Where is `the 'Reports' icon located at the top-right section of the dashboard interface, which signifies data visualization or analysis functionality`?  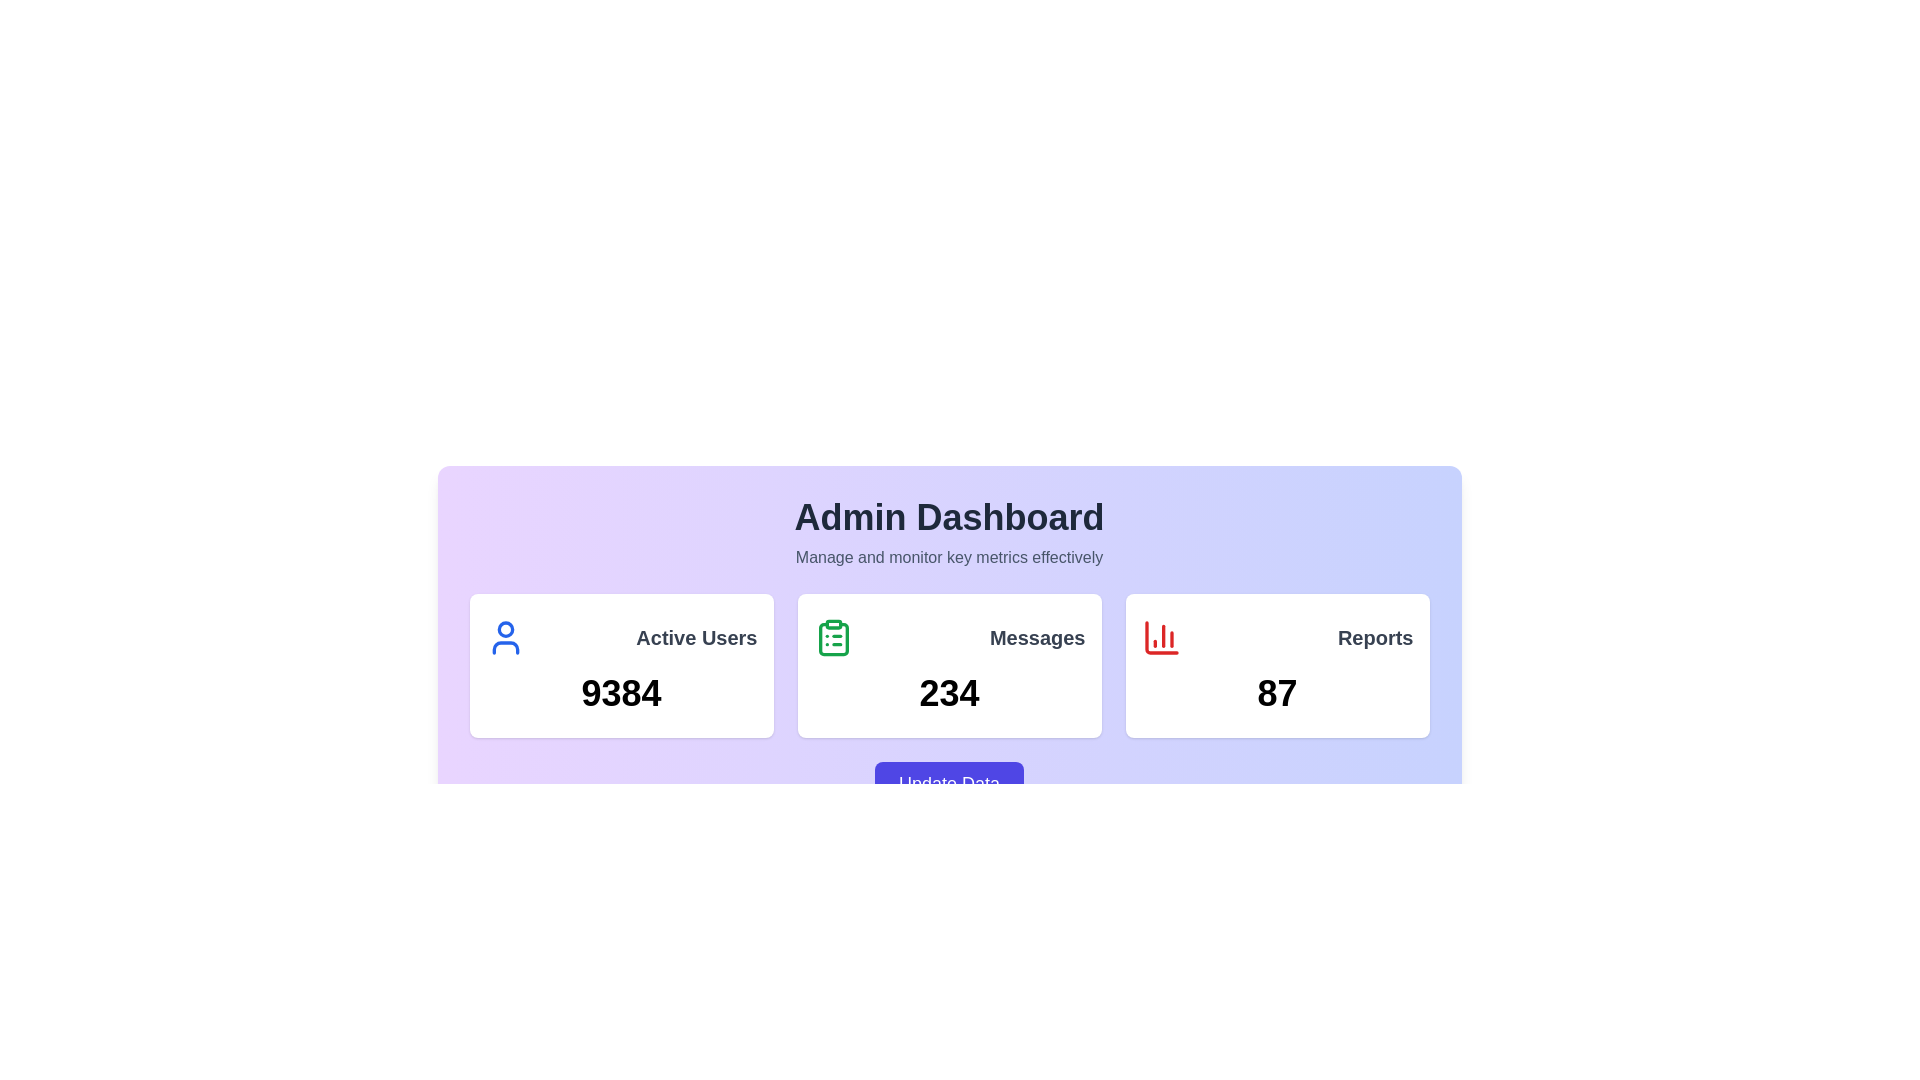
the 'Reports' icon located at the top-right section of the dashboard interface, which signifies data visualization or analysis functionality is located at coordinates (1161, 637).